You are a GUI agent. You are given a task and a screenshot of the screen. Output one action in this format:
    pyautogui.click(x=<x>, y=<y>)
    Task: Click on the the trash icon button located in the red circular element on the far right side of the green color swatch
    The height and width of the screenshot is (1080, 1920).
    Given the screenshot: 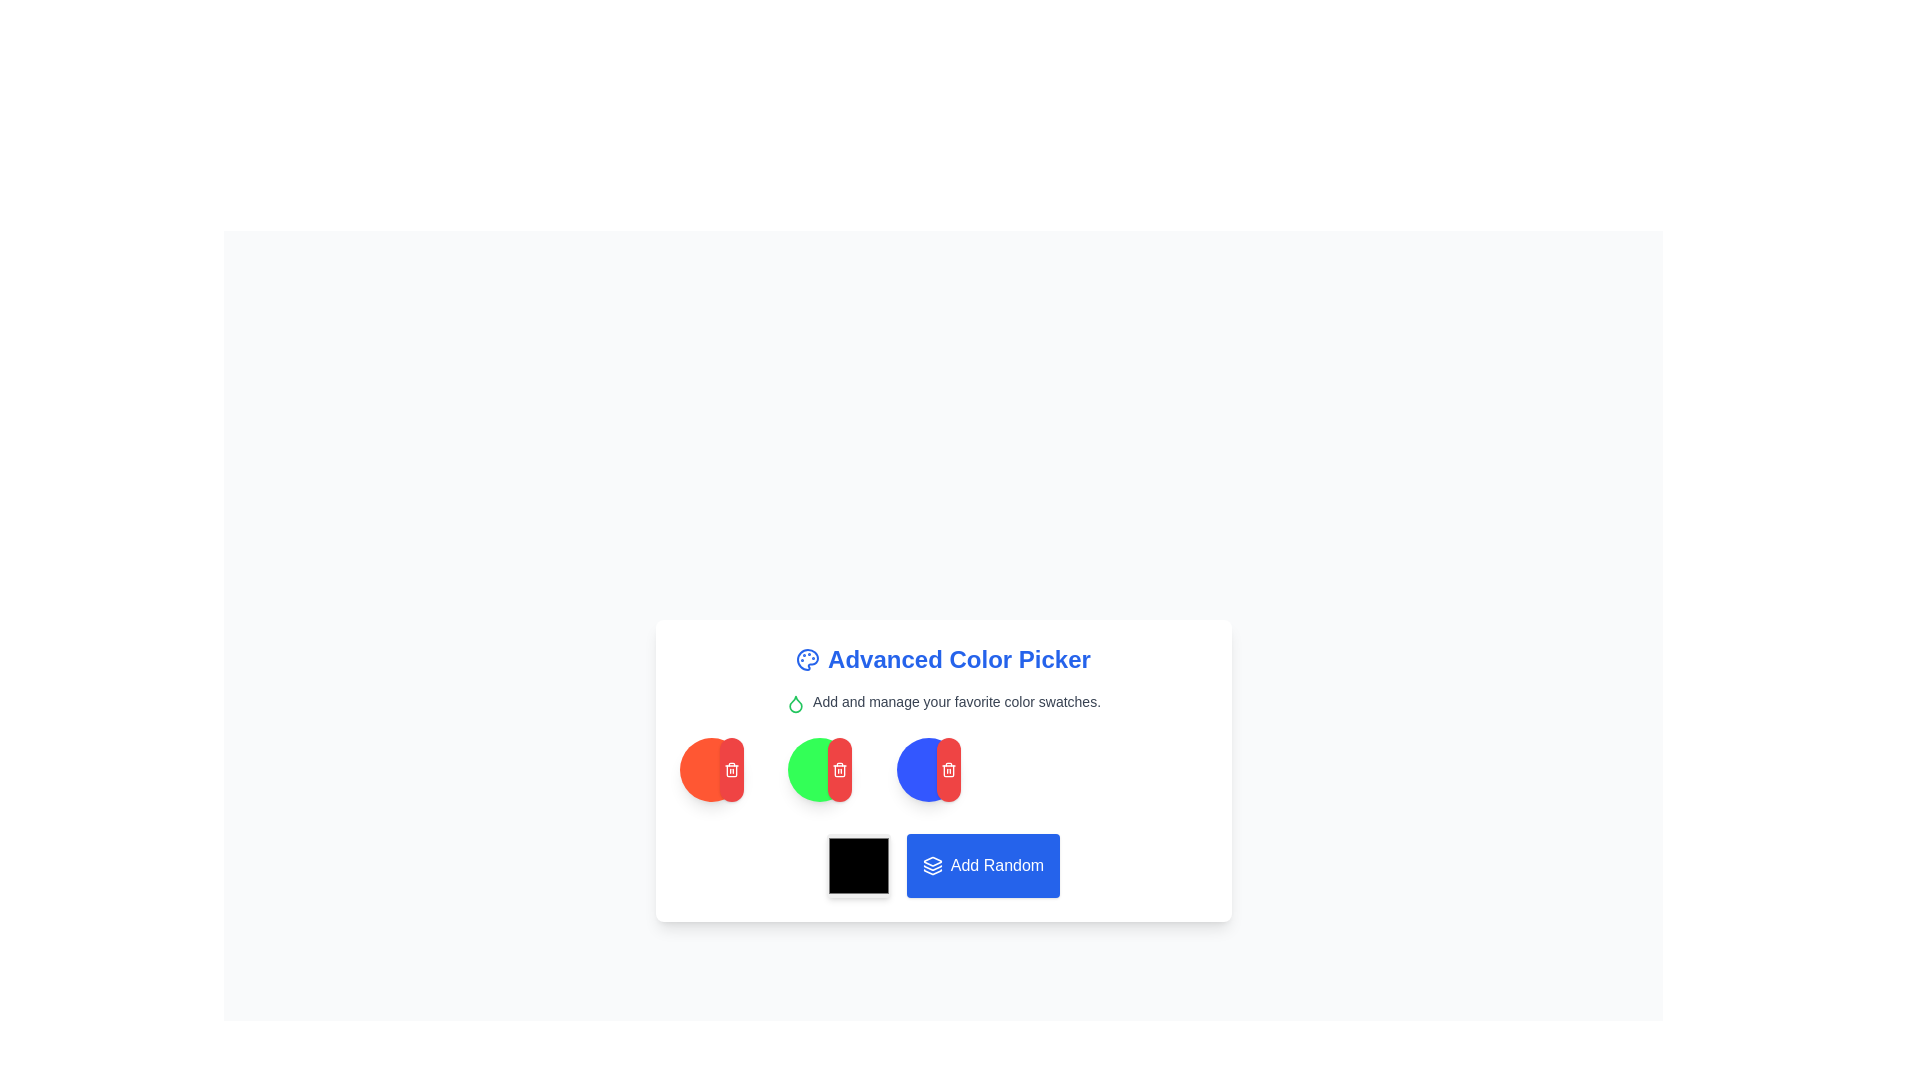 What is the action you would take?
    pyautogui.click(x=730, y=768)
    